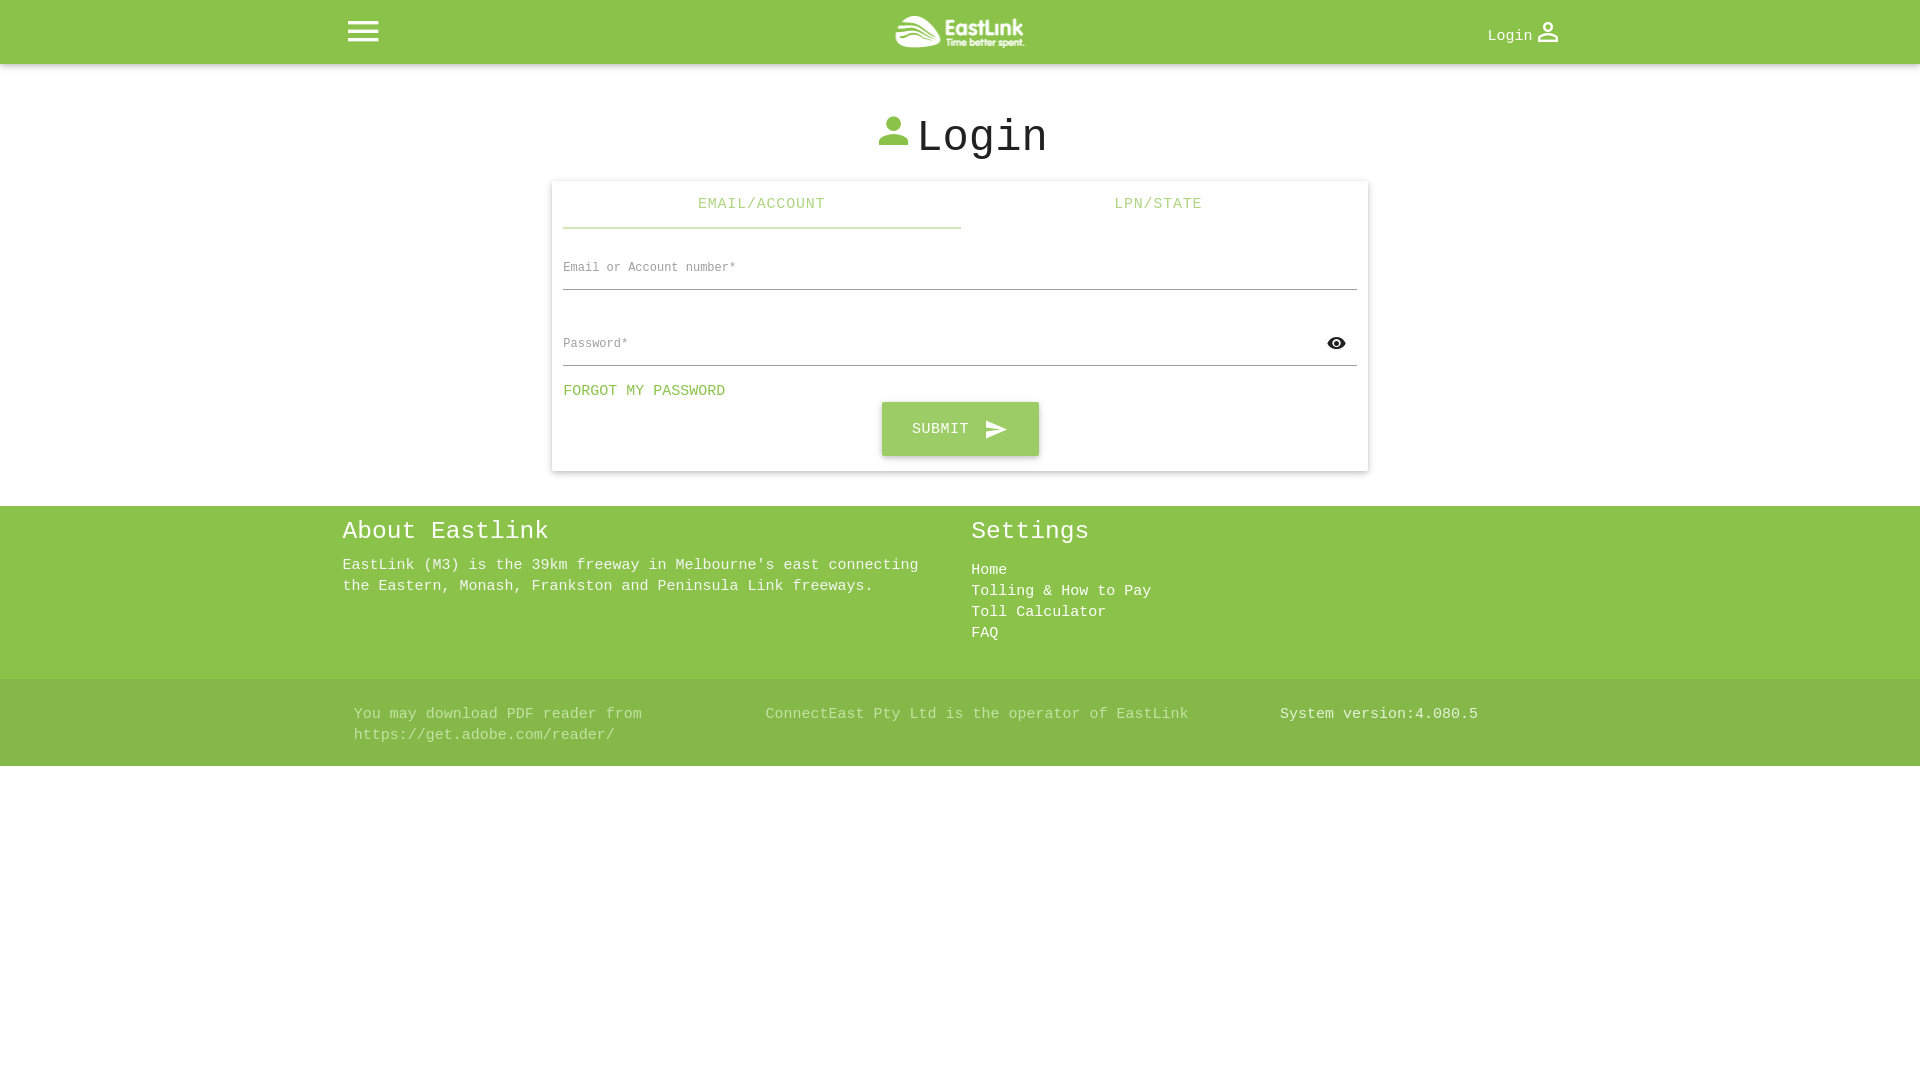  What do you see at coordinates (988, 570) in the screenshot?
I see `'Home'` at bounding box center [988, 570].